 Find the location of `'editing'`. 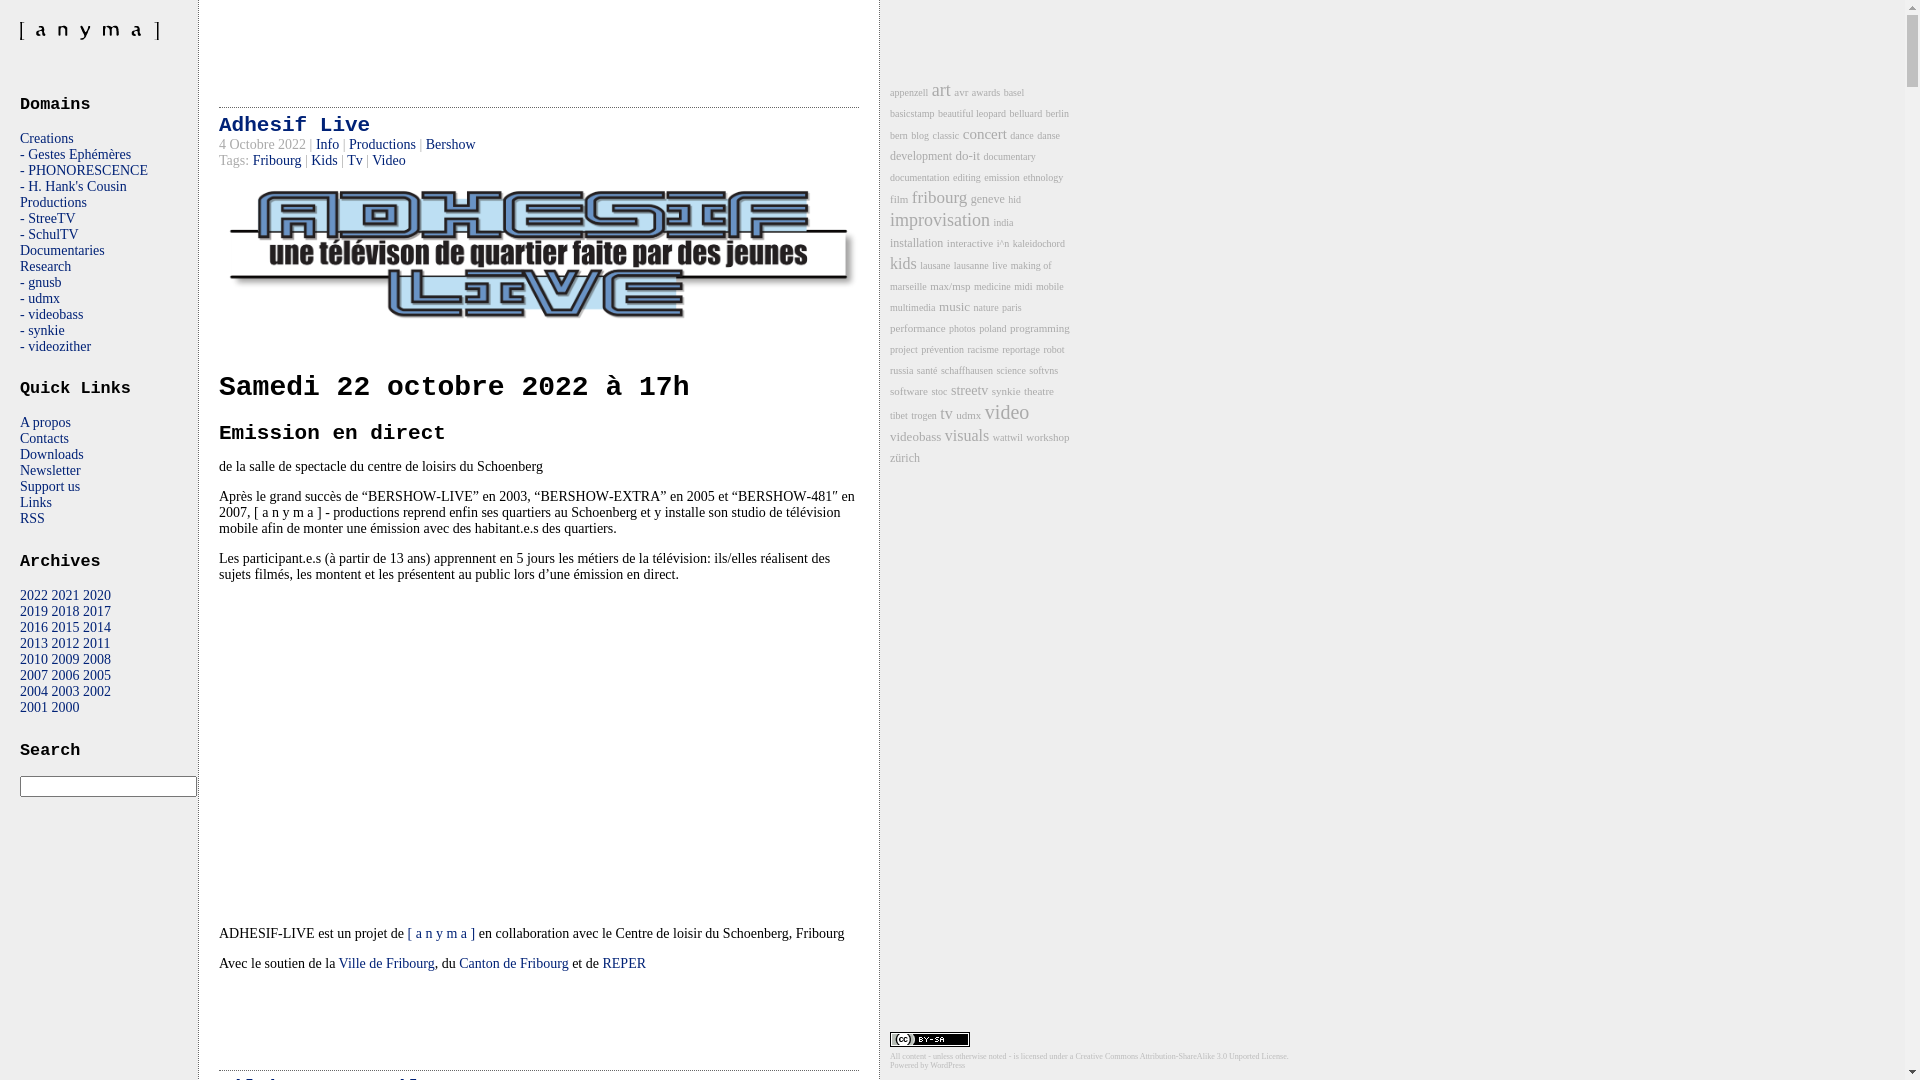

'editing' is located at coordinates (952, 176).